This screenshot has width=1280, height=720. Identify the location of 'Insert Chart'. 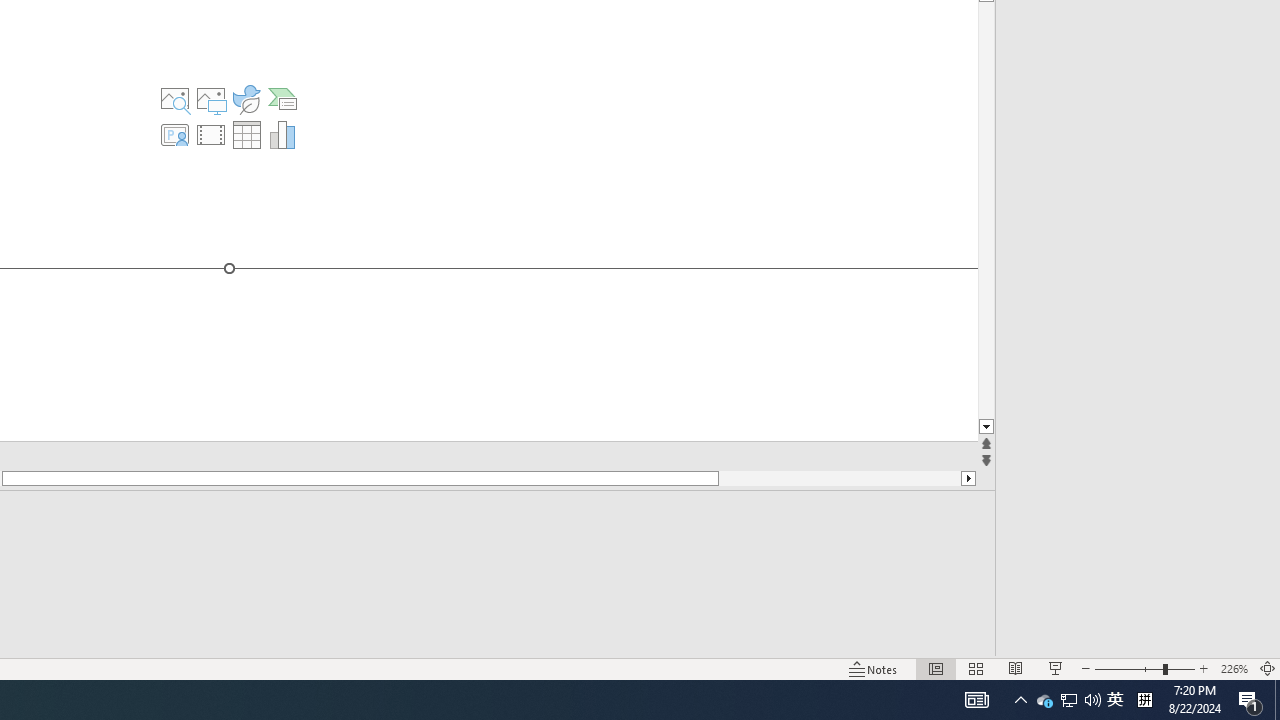
(282, 135).